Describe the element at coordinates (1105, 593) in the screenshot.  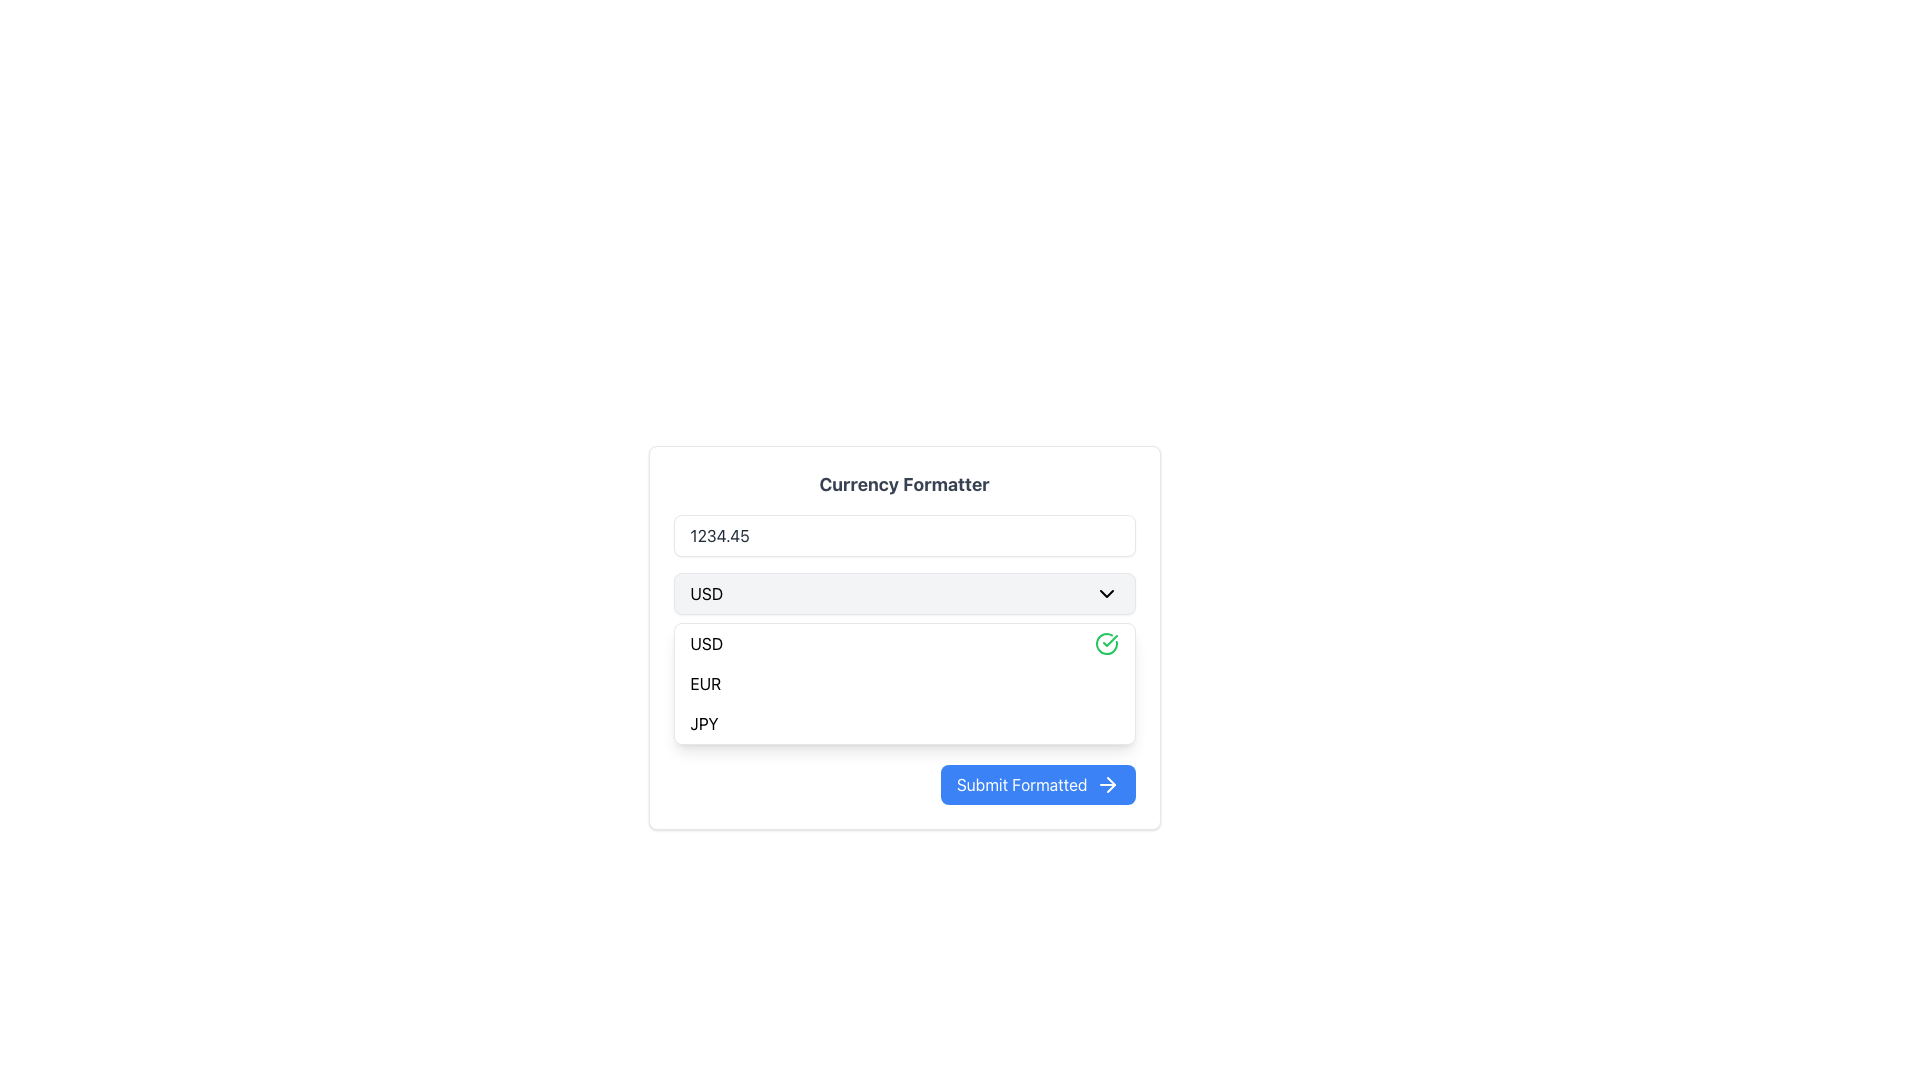
I see `the collapsible icon located on the right side of the 'USD' text` at that location.